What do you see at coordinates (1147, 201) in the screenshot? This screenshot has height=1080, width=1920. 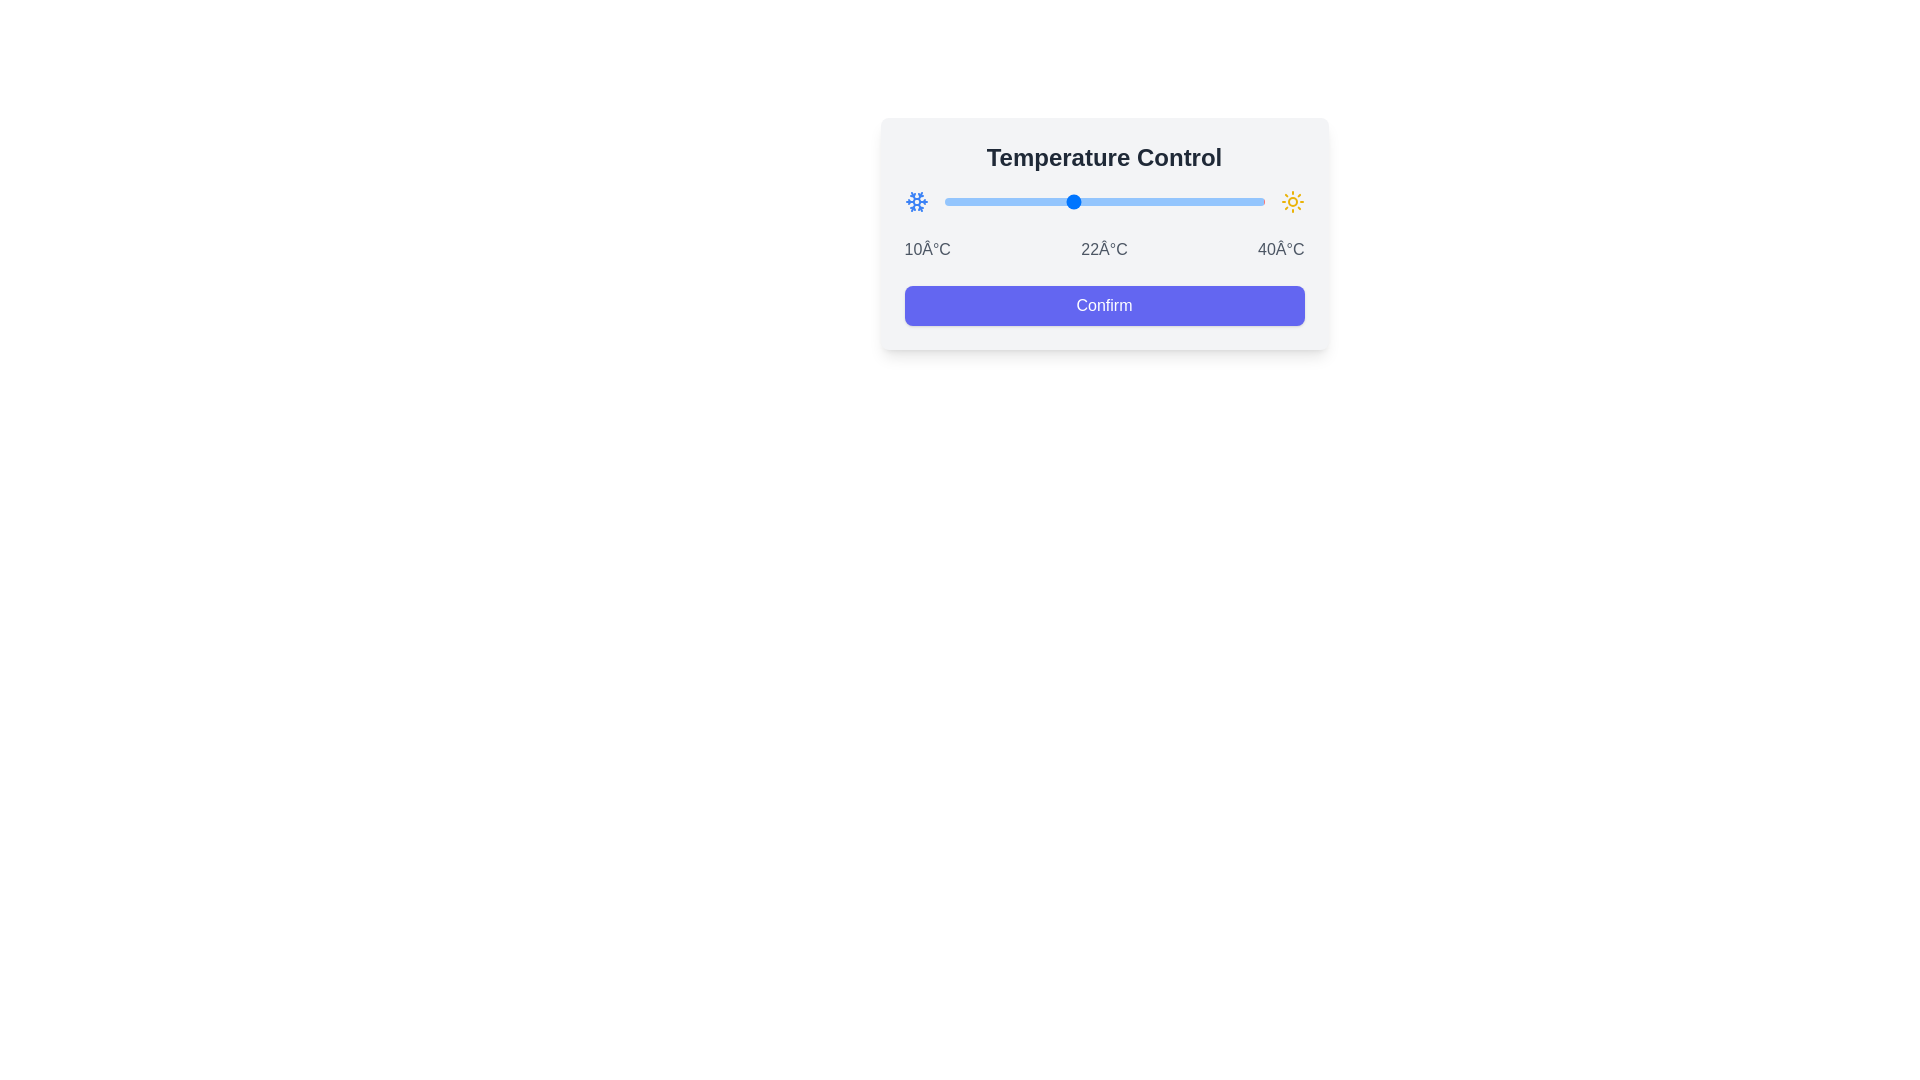 I see `the slider to set the temperature to 29°C` at bounding box center [1147, 201].